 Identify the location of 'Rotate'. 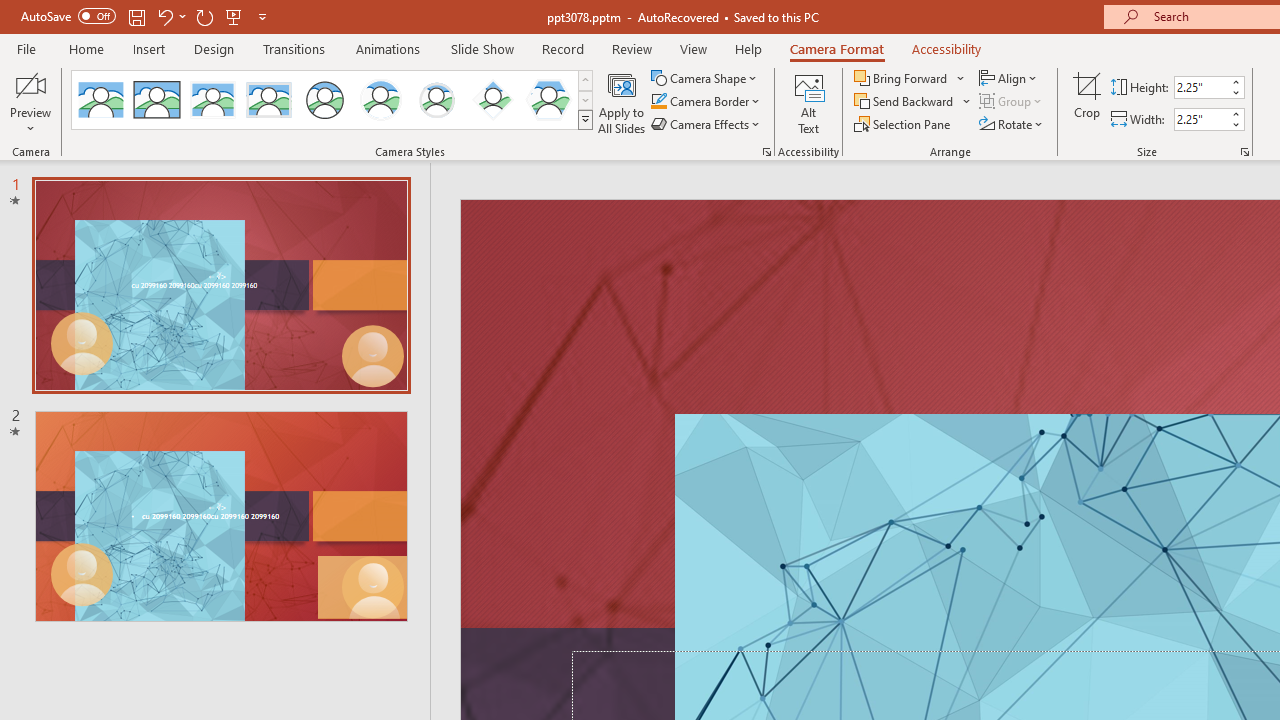
(1012, 124).